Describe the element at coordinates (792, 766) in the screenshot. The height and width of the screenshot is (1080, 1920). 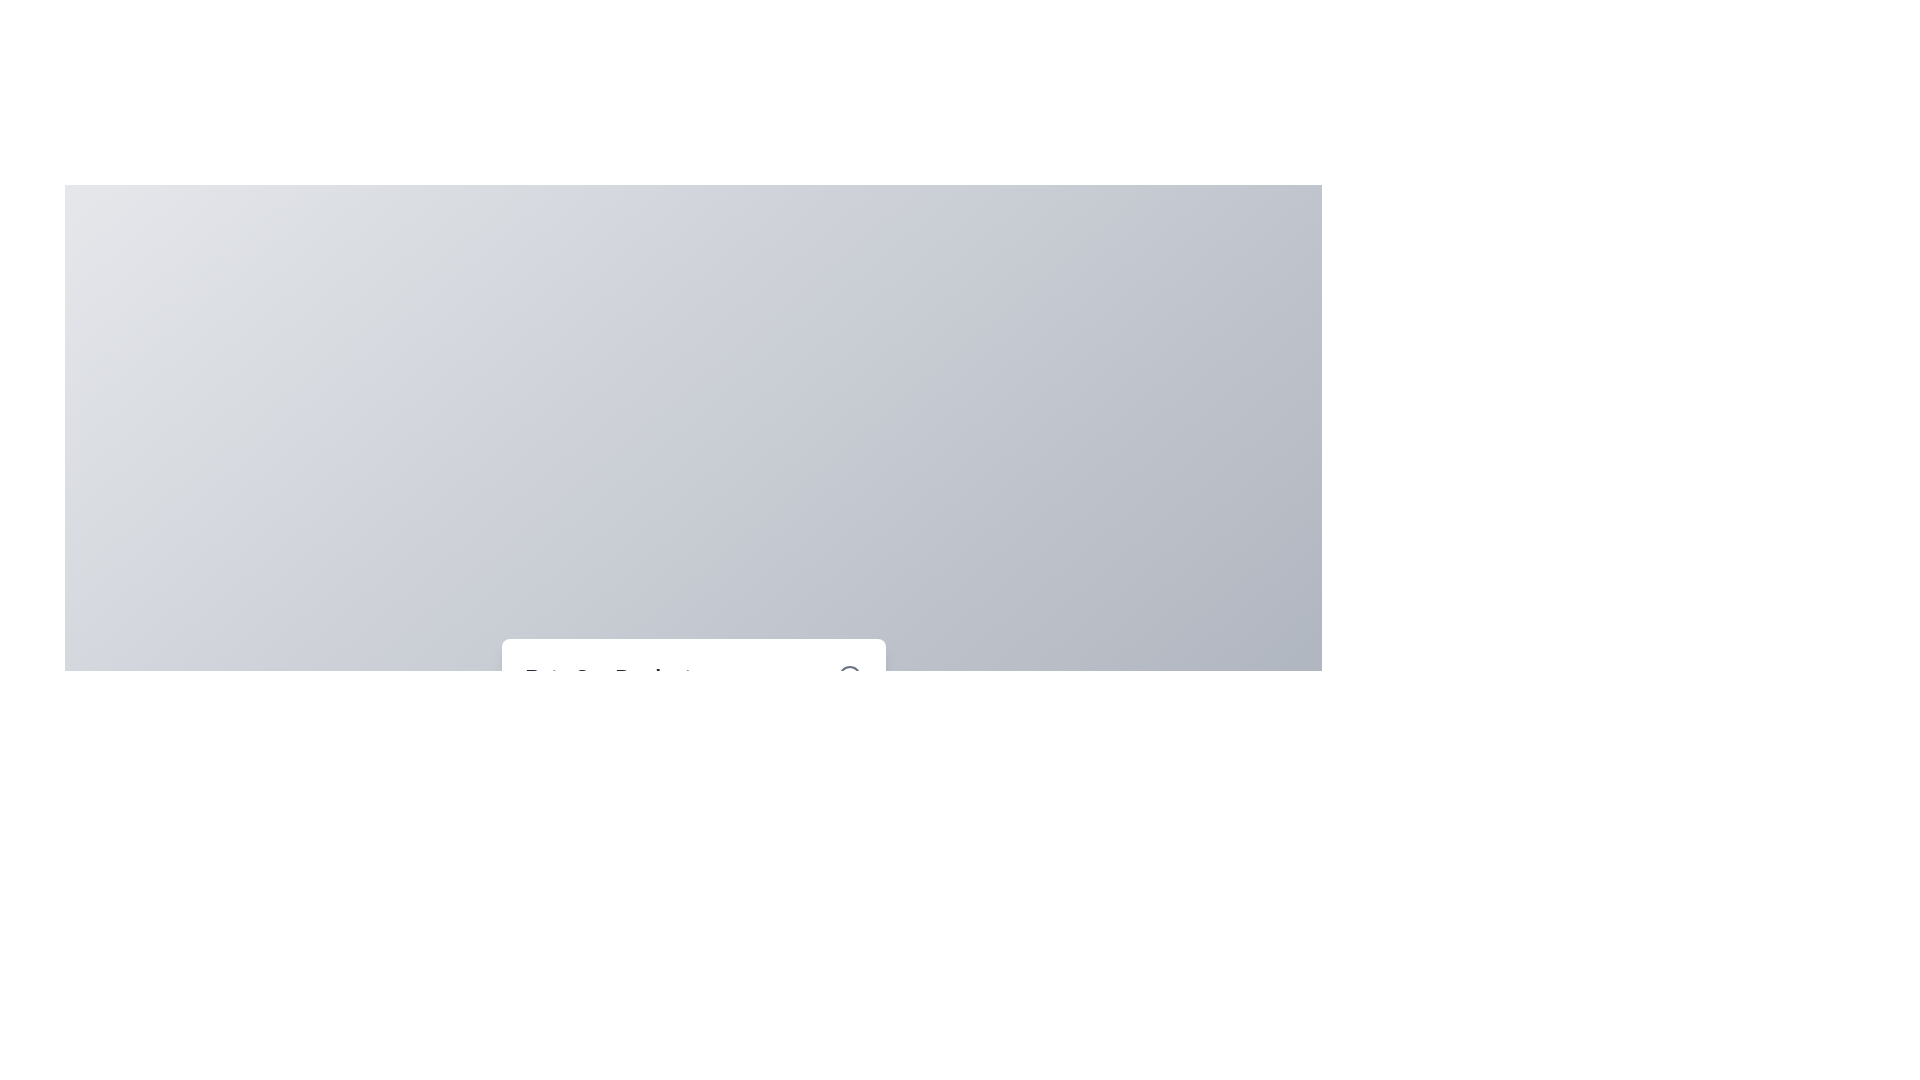
I see `the star corresponding to the desired rating 4` at that location.